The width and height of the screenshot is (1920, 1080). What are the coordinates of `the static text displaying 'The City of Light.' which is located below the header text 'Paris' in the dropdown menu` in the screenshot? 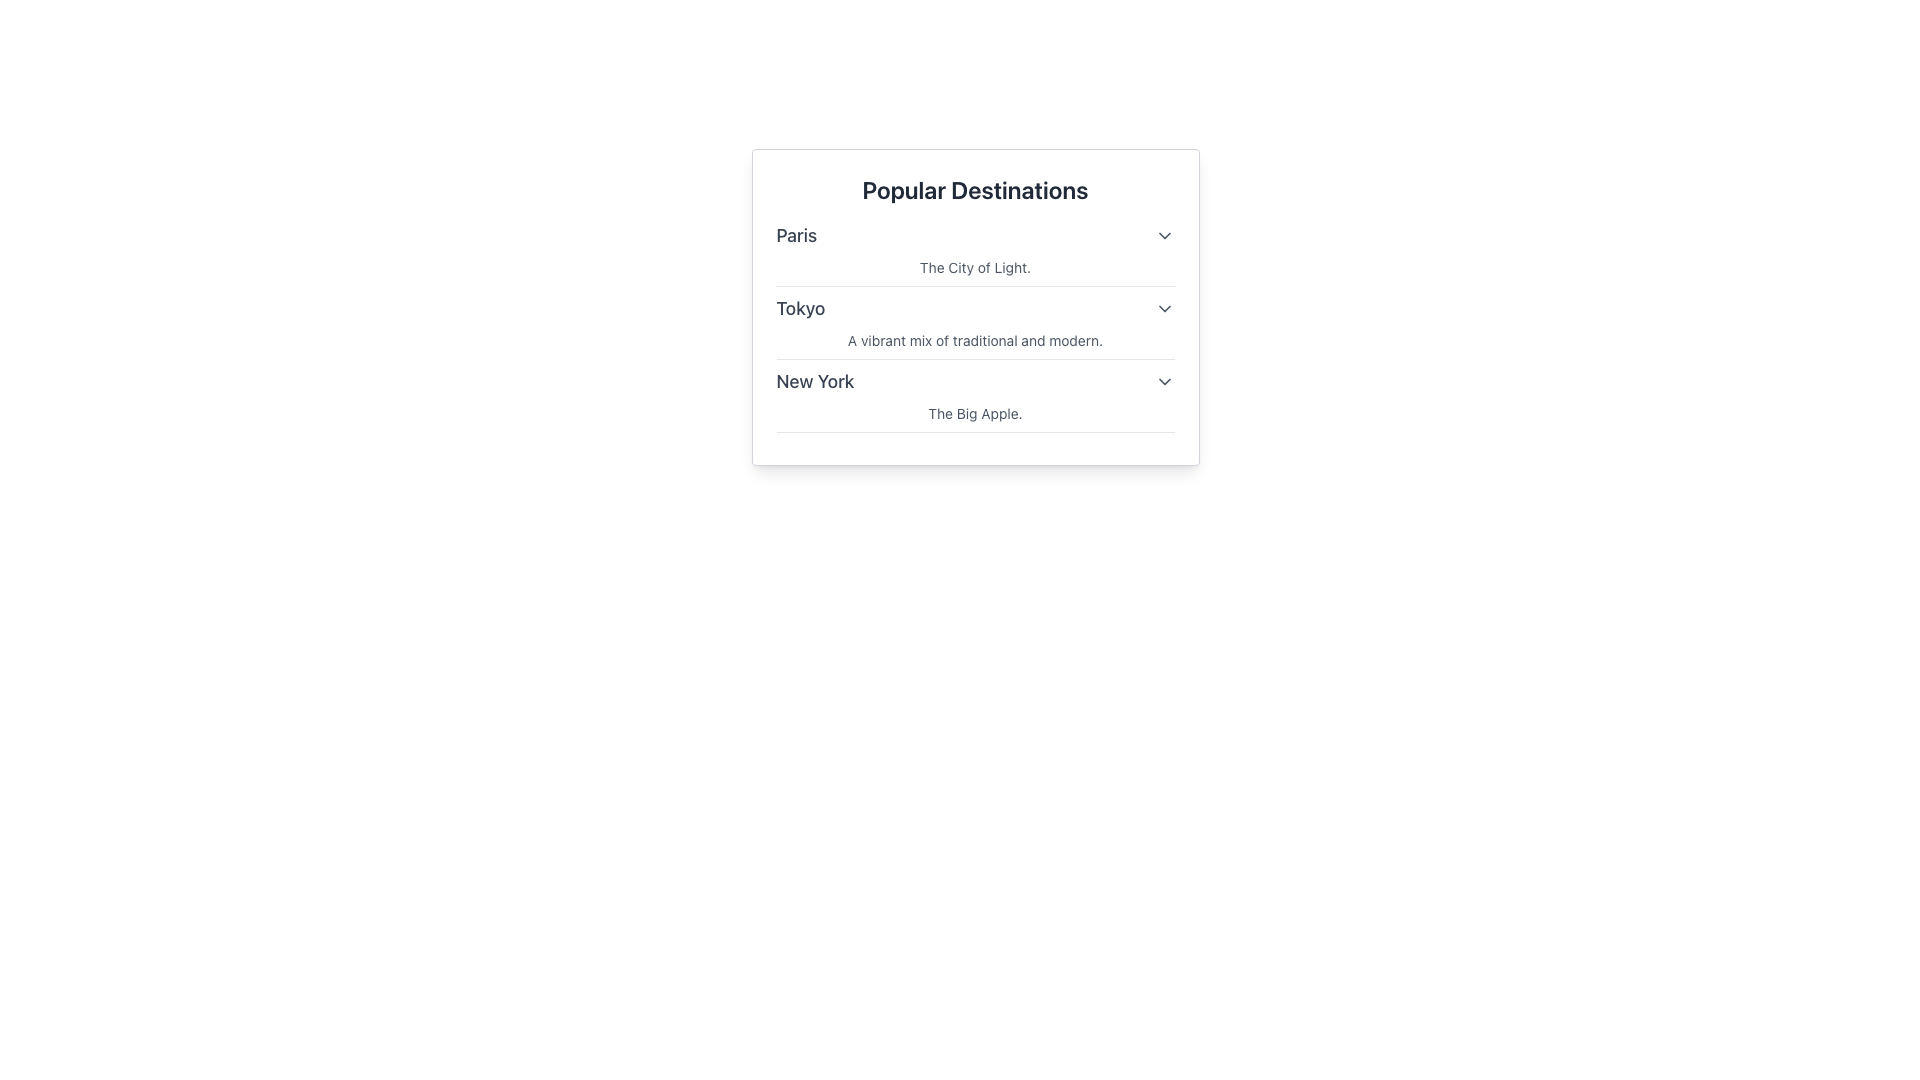 It's located at (975, 266).